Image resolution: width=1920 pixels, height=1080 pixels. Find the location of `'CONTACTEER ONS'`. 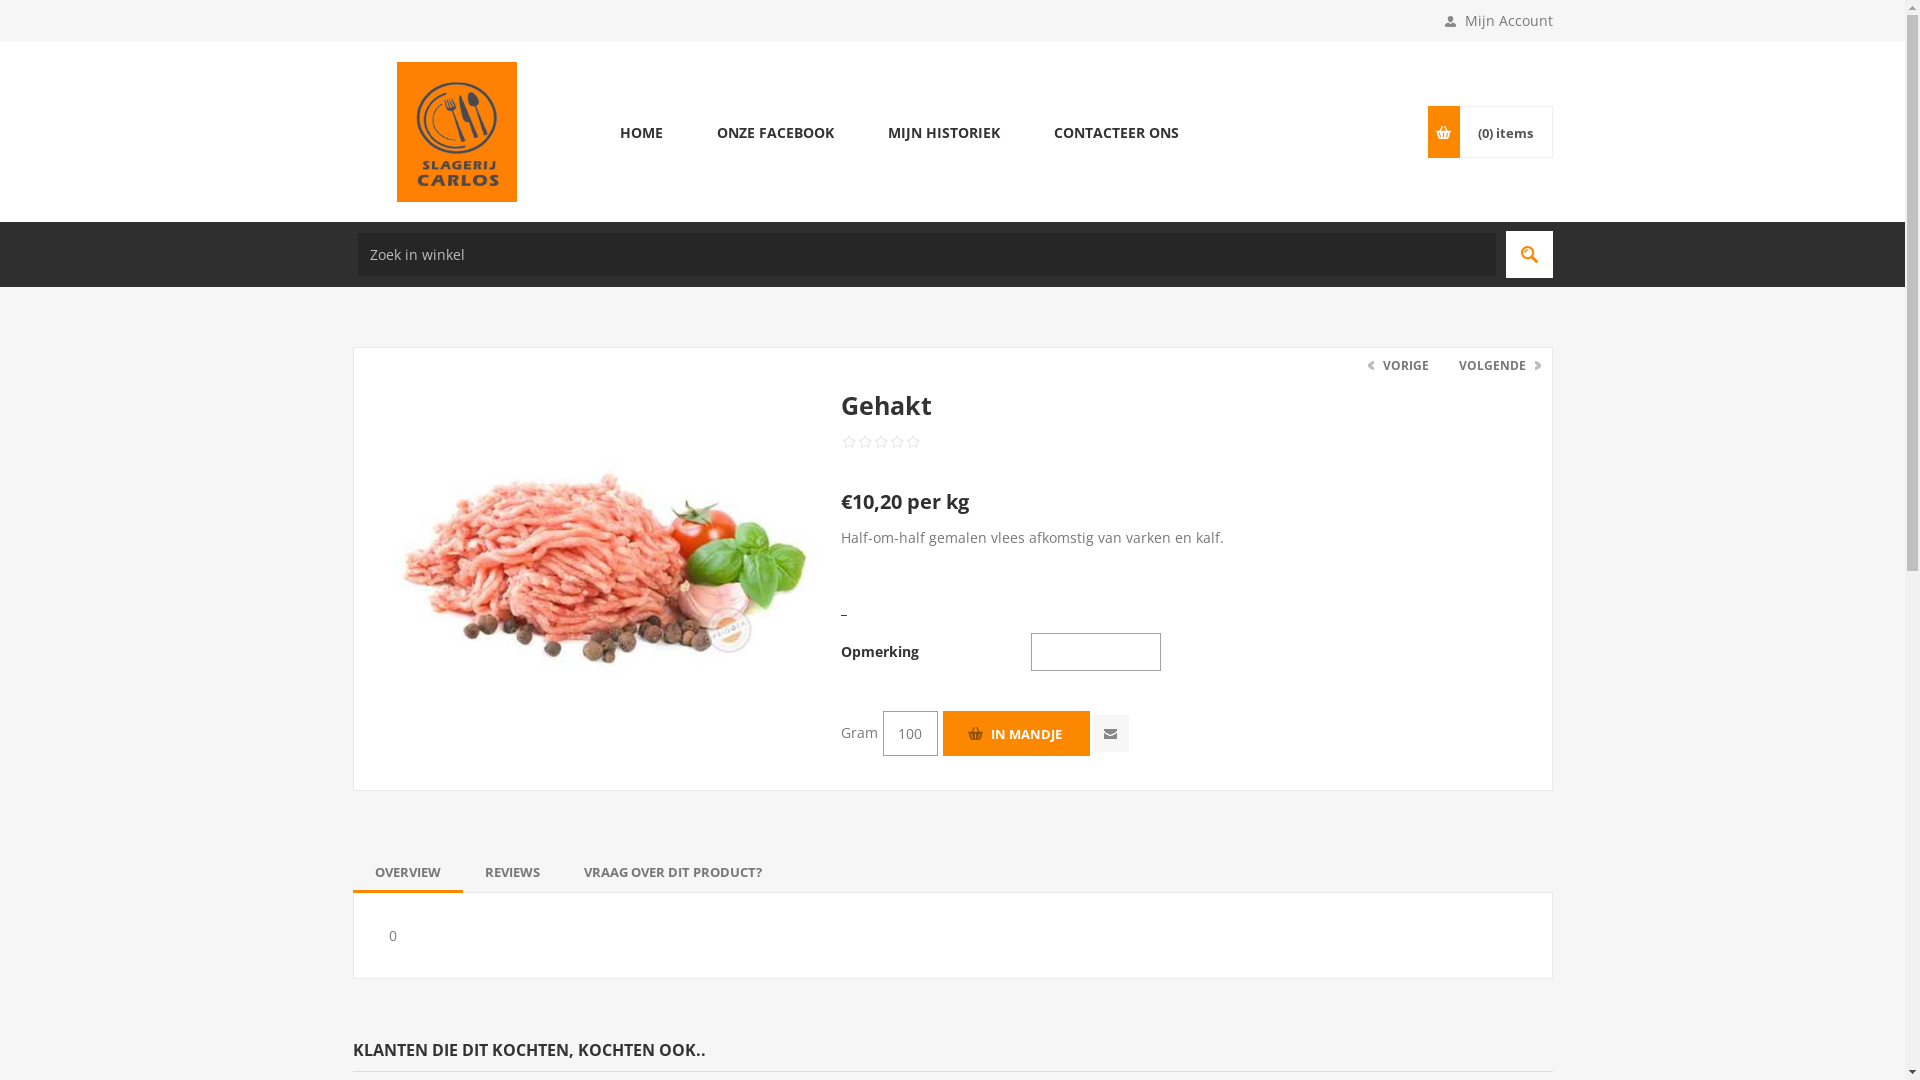

'CONTACTEER ONS' is located at coordinates (1114, 132).